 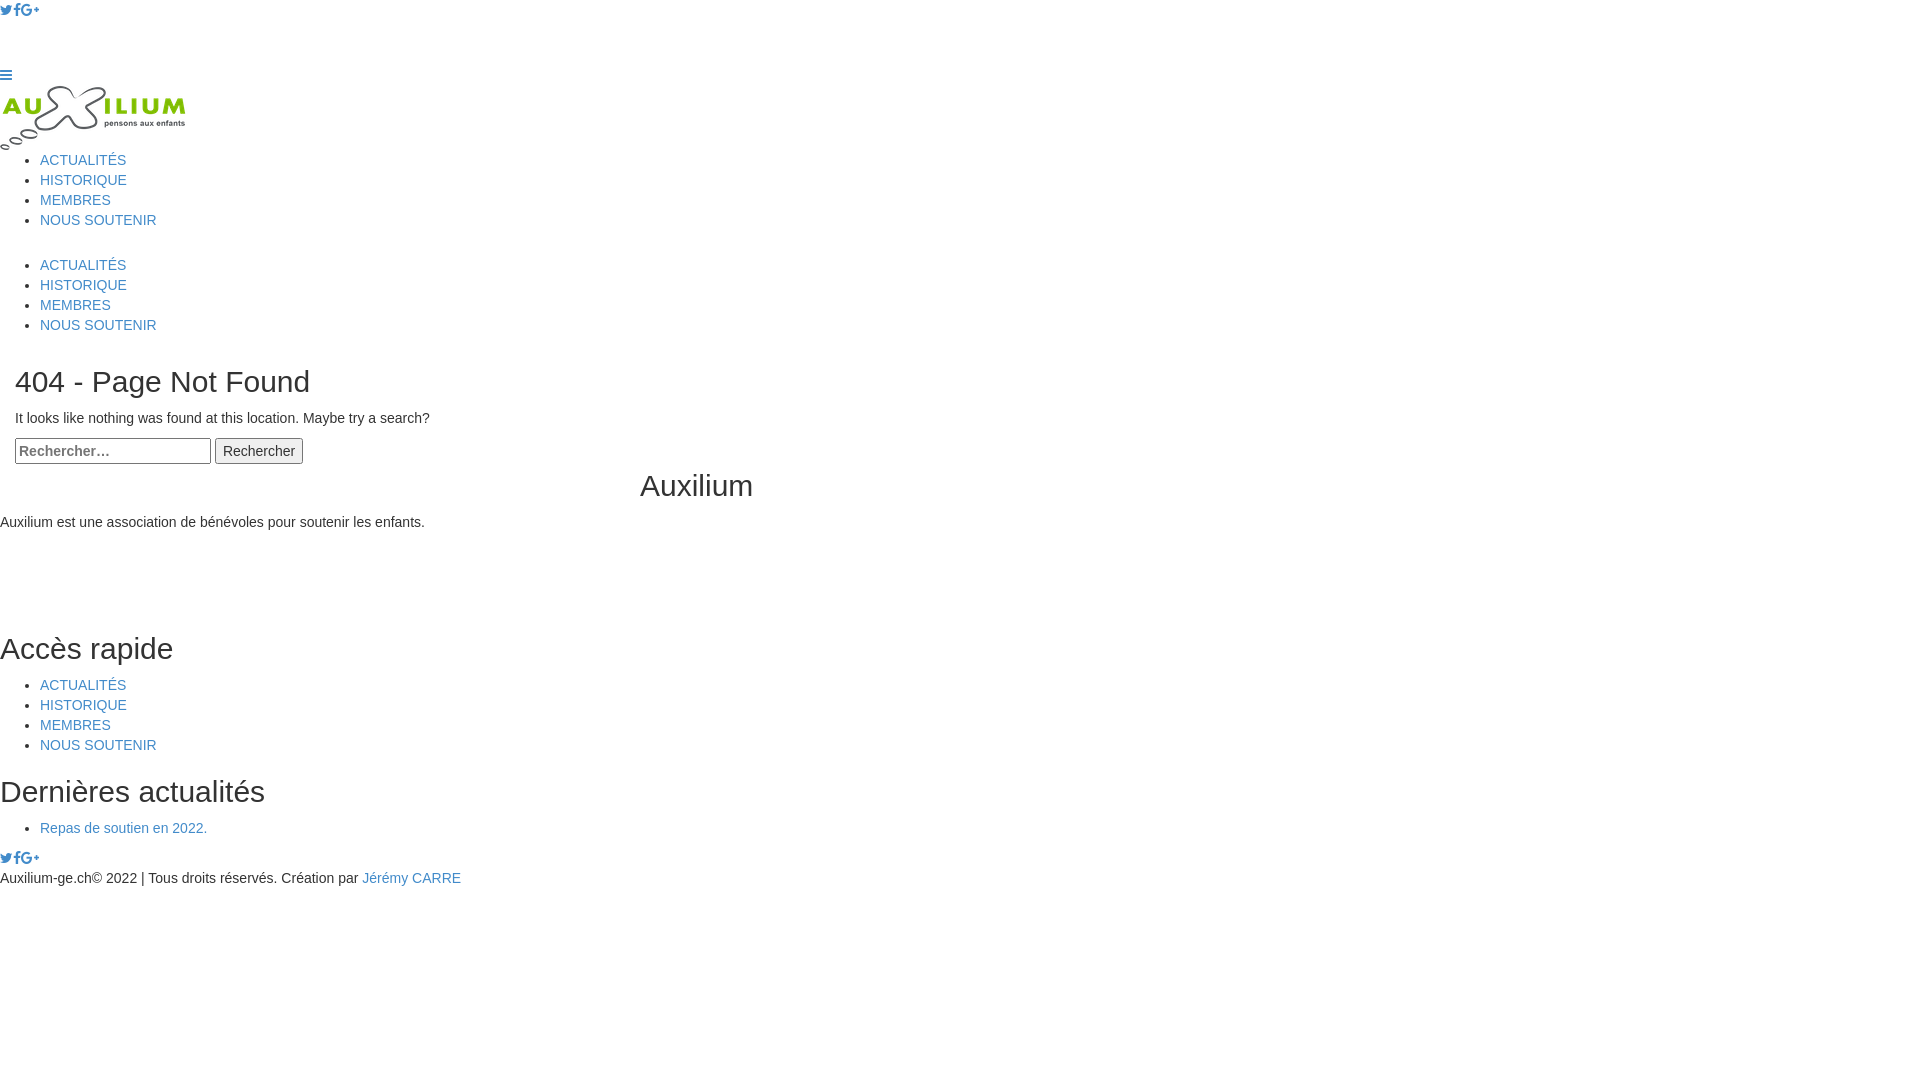 I want to click on 'NOUS SOUTENIR', so click(x=97, y=323).